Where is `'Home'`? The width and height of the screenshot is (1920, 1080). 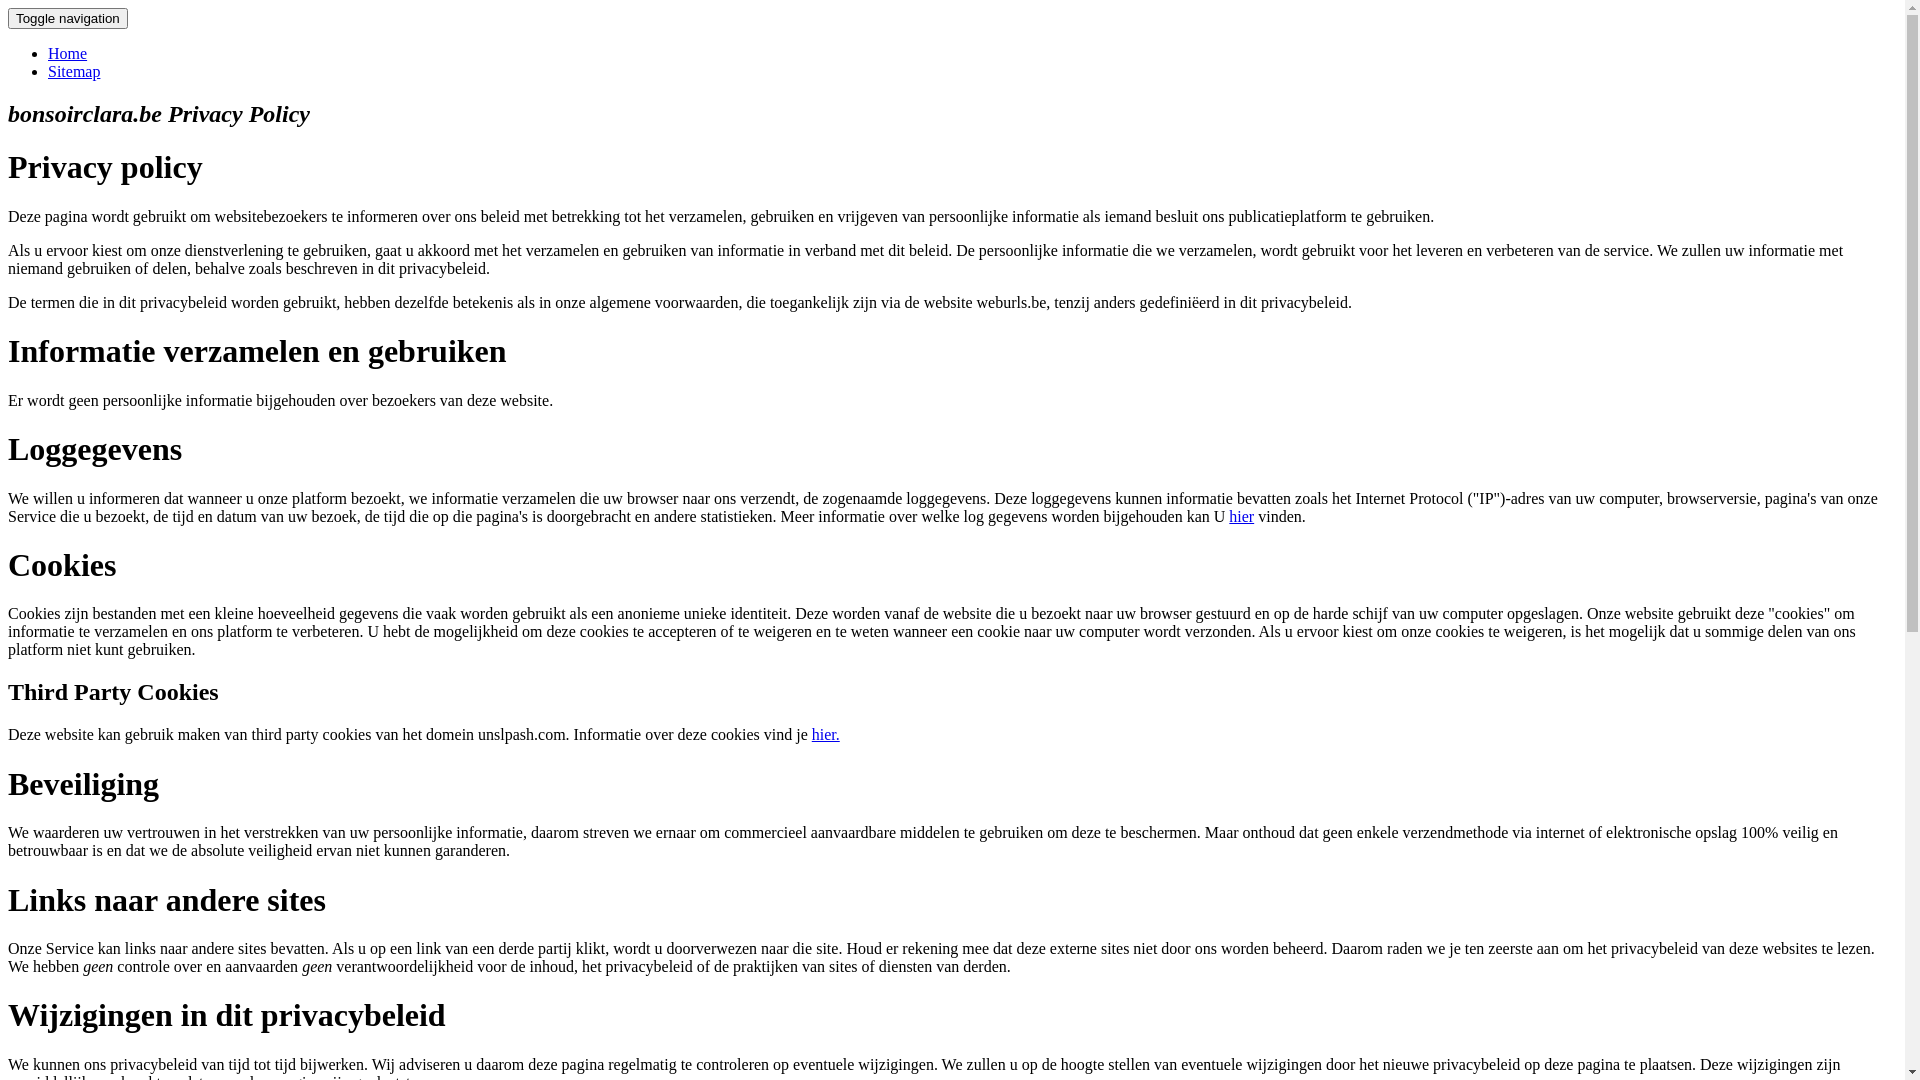
'Home' is located at coordinates (67, 52).